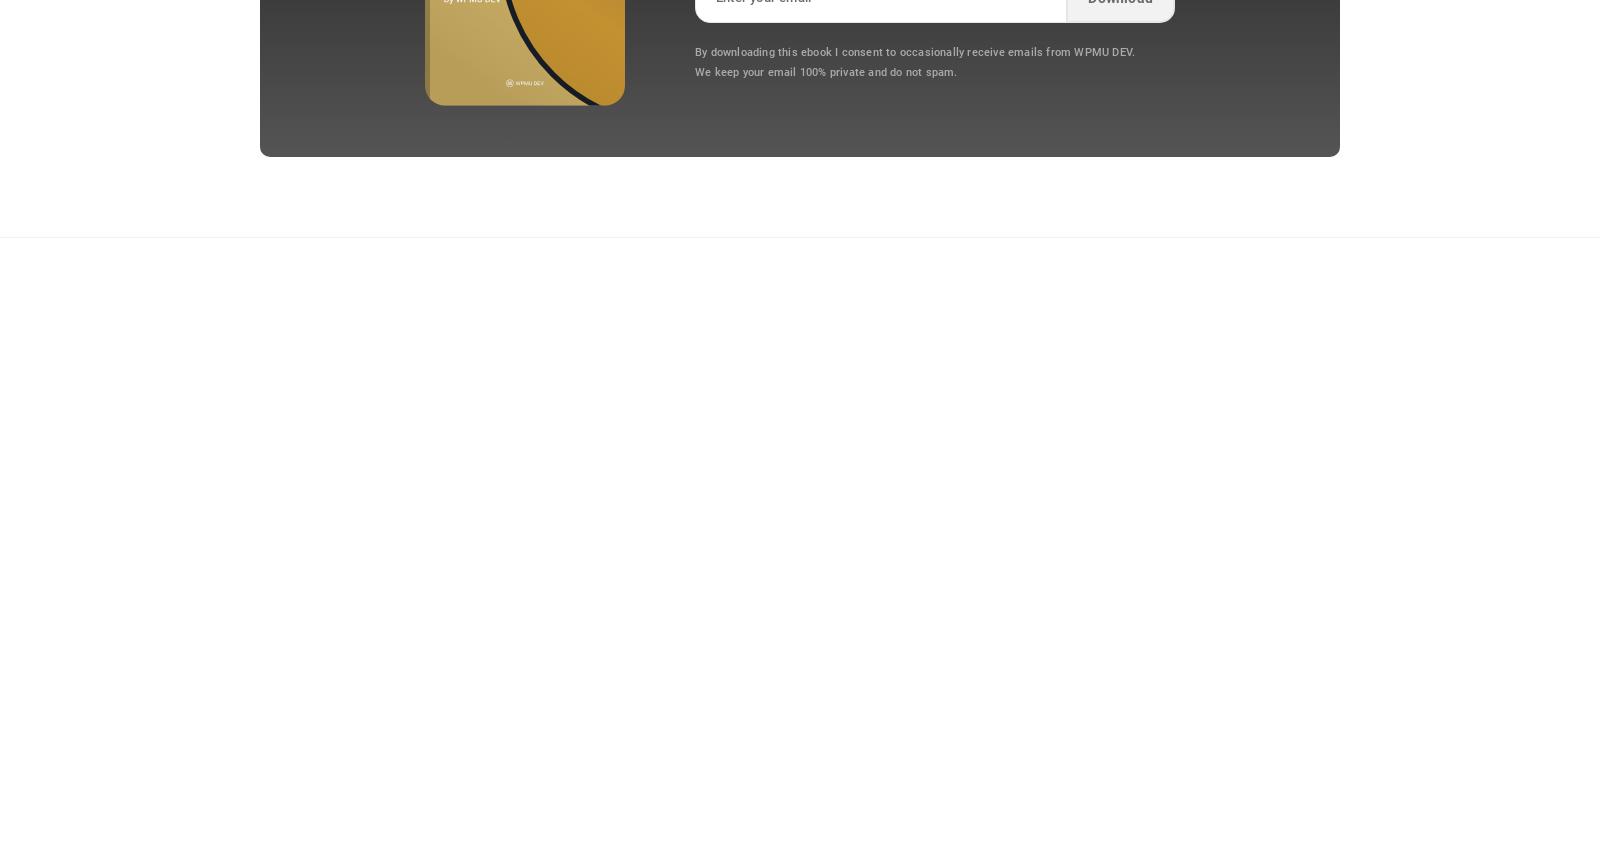  What do you see at coordinates (411, 564) in the screenshot?
I see `'Compare Hosting'` at bounding box center [411, 564].